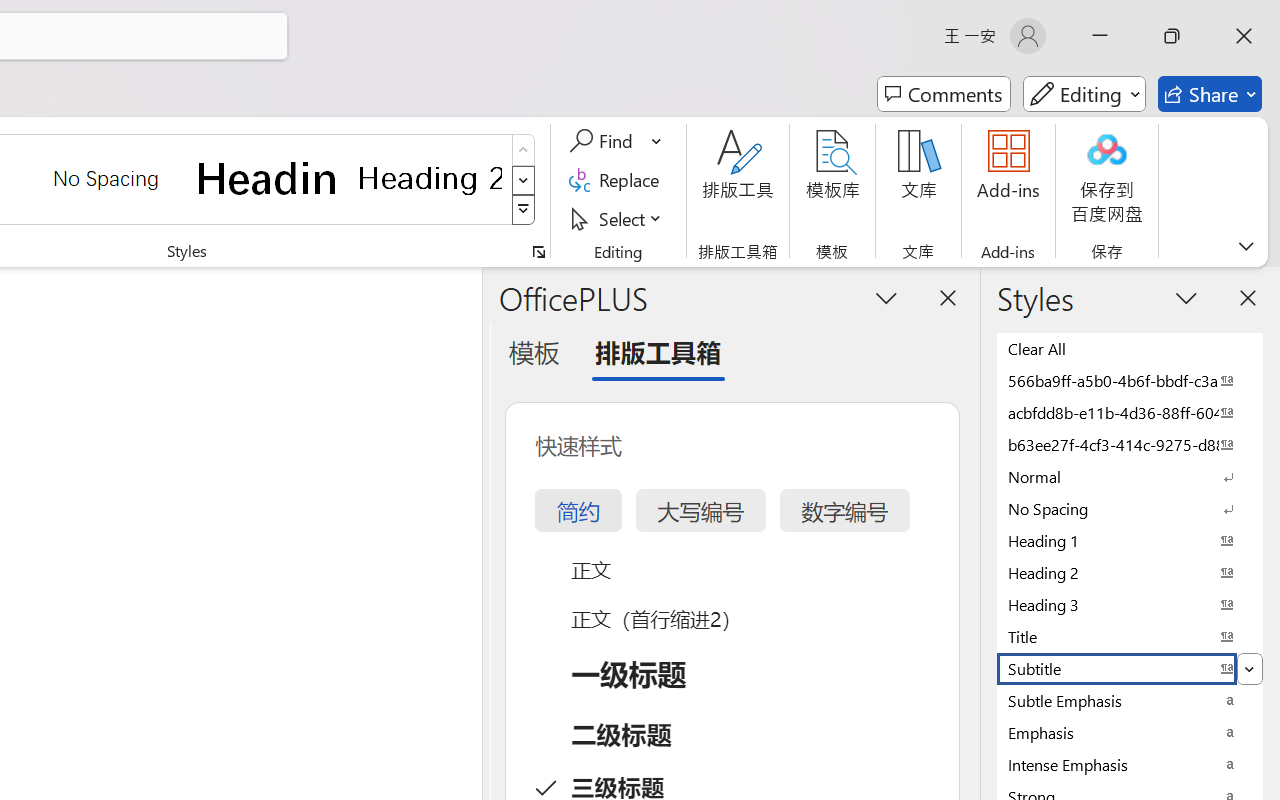  I want to click on 'Comments', so click(943, 94).